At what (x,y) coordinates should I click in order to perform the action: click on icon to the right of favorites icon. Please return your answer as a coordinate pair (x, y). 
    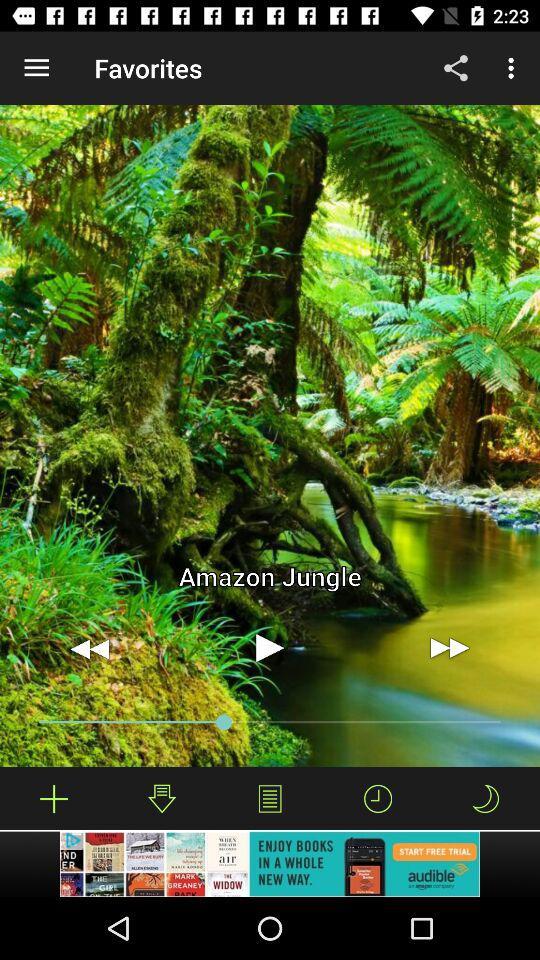
    Looking at the image, I should click on (455, 68).